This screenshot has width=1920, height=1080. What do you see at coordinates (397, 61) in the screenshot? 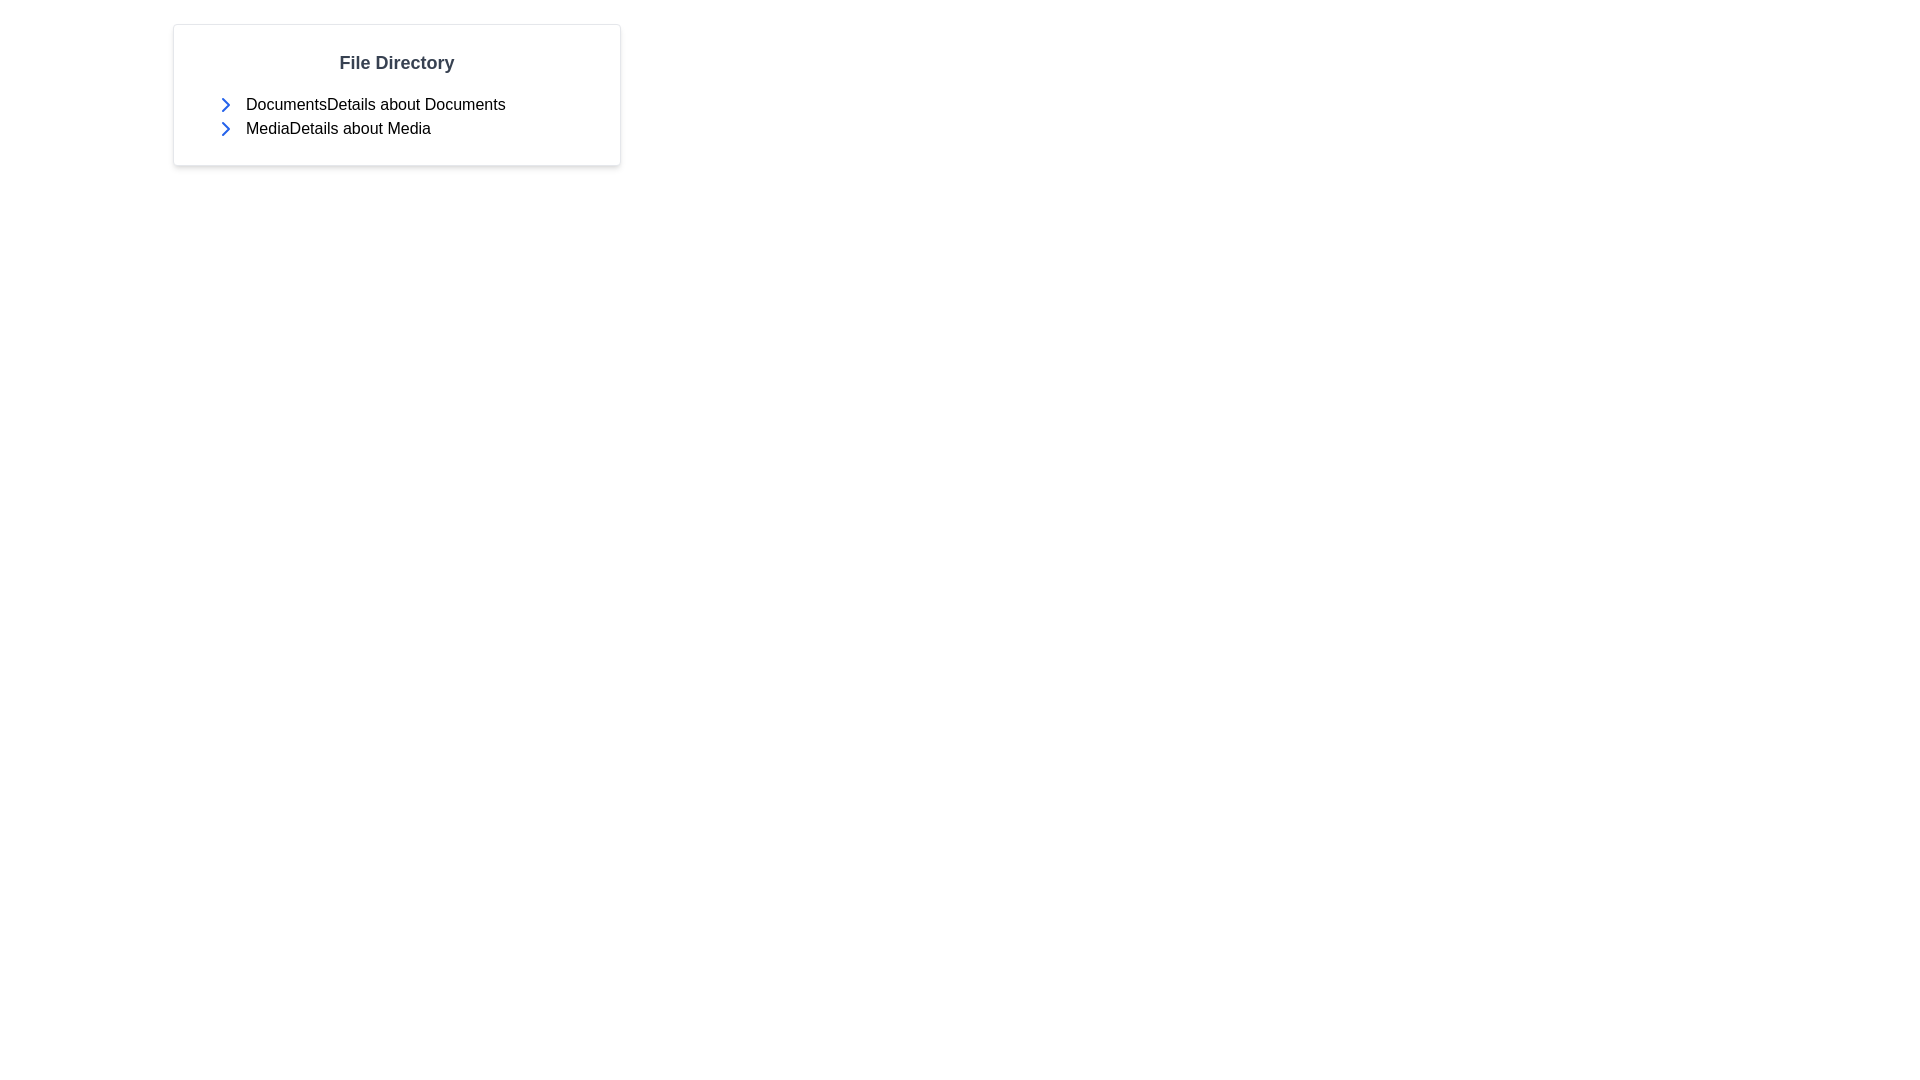
I see `the Text Label which serves as the header or title for the content section, located at the topmost position near the upper-left area of the content section` at bounding box center [397, 61].